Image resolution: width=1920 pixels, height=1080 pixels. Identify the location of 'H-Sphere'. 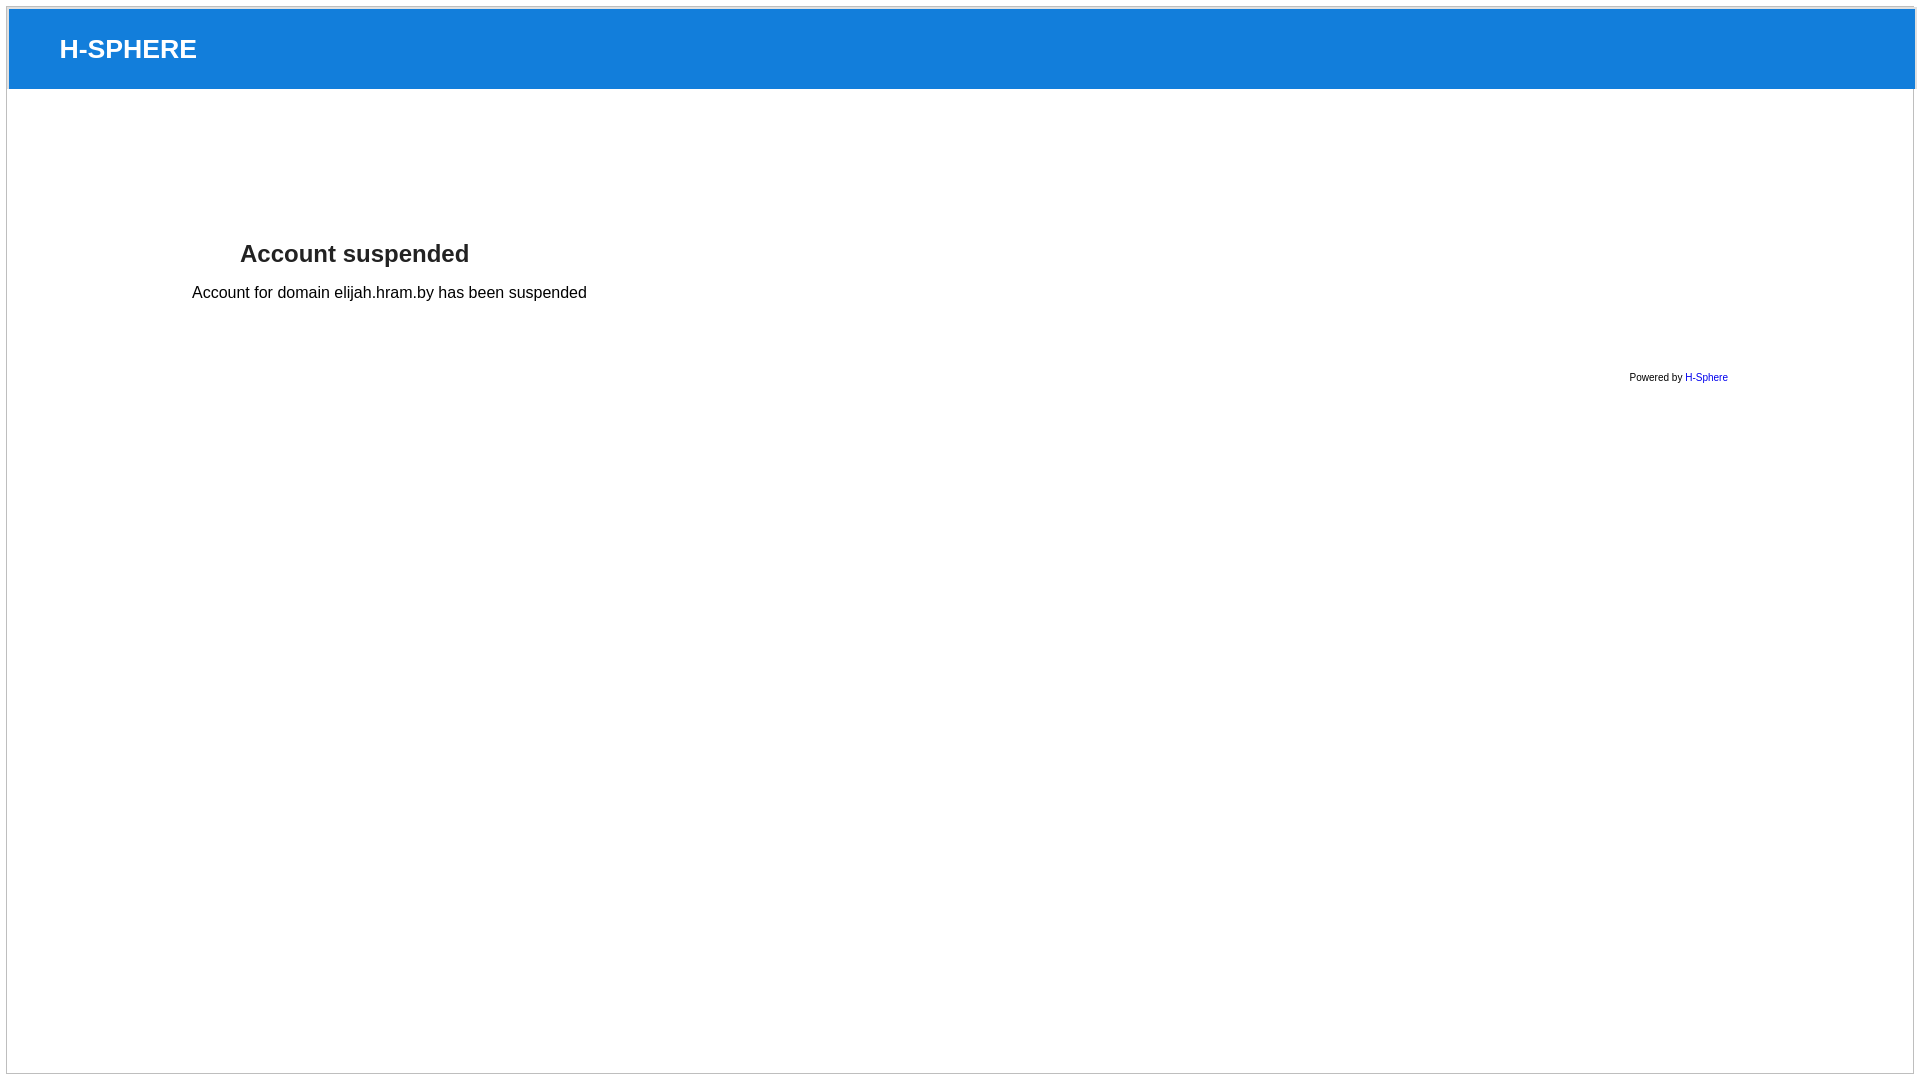
(1683, 377).